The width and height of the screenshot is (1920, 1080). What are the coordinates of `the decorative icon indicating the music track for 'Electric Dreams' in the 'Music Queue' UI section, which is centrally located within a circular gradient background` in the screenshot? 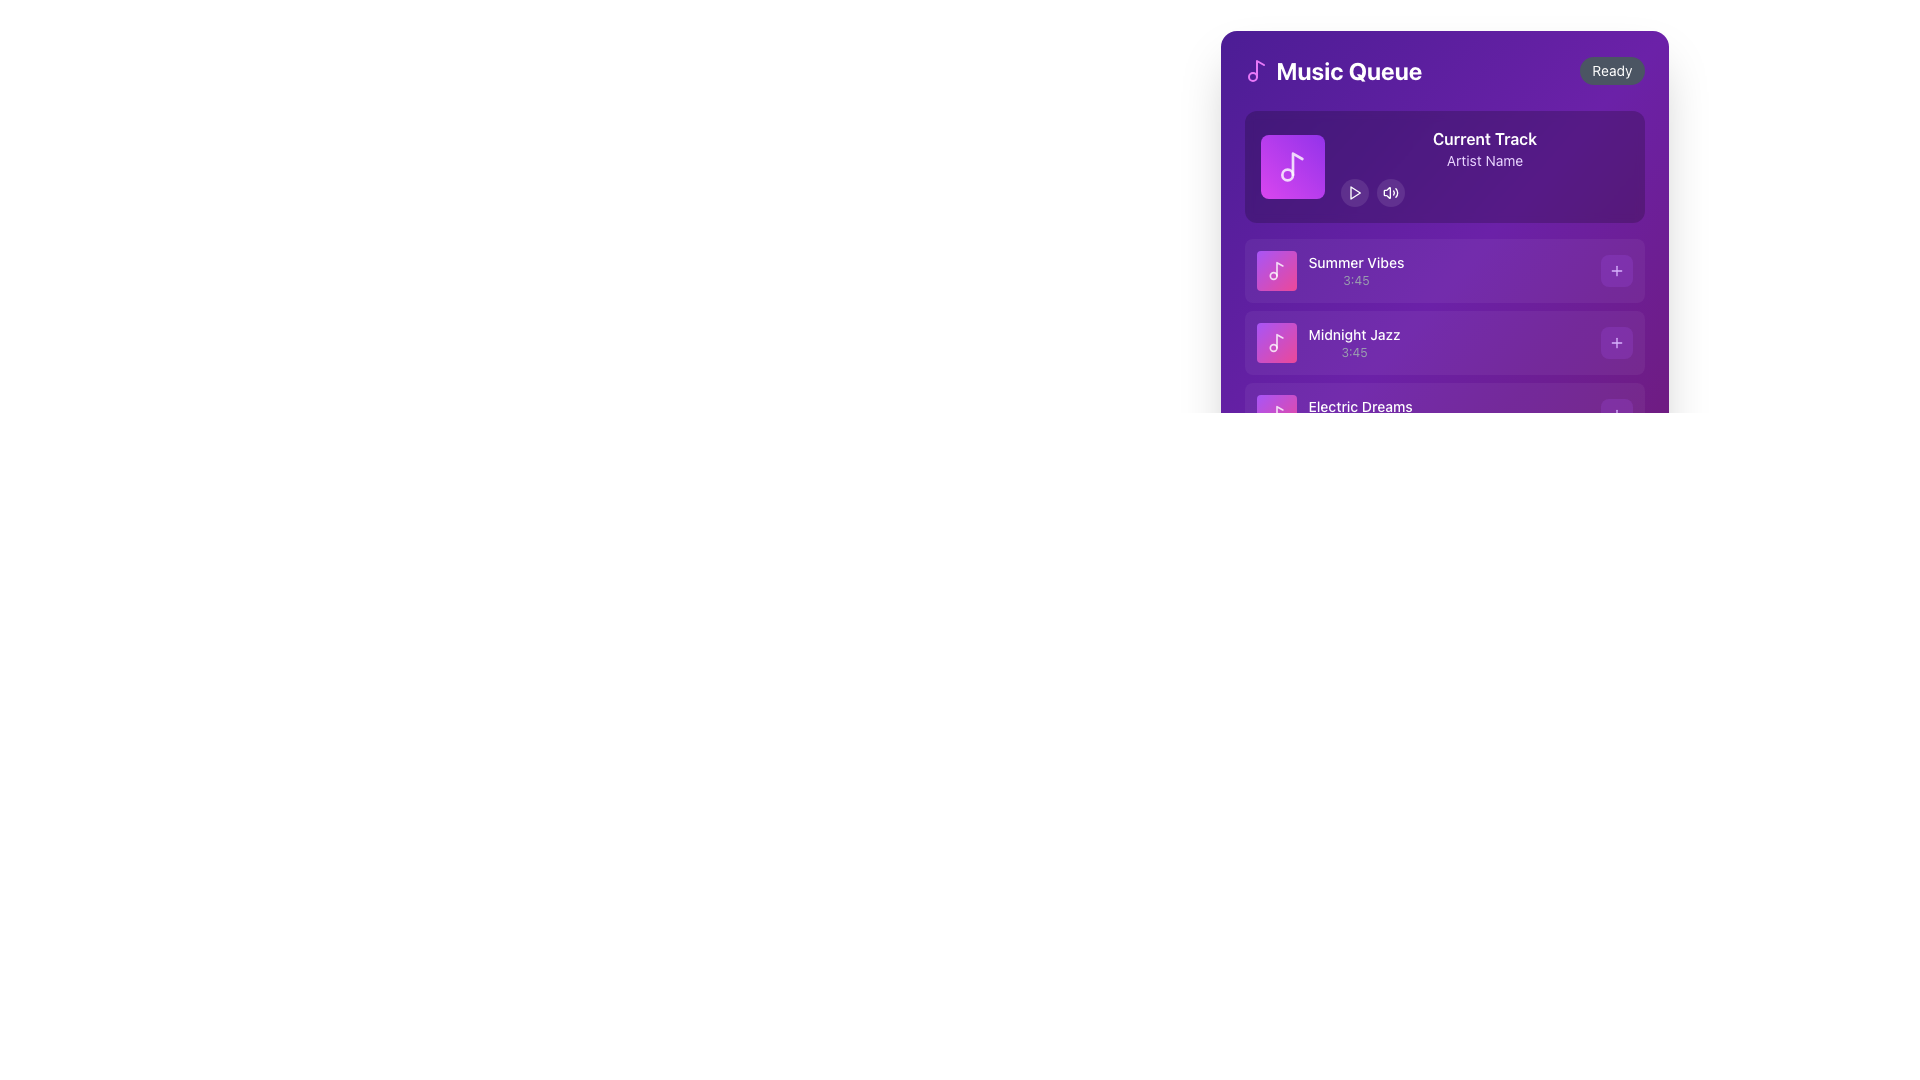 It's located at (1275, 414).